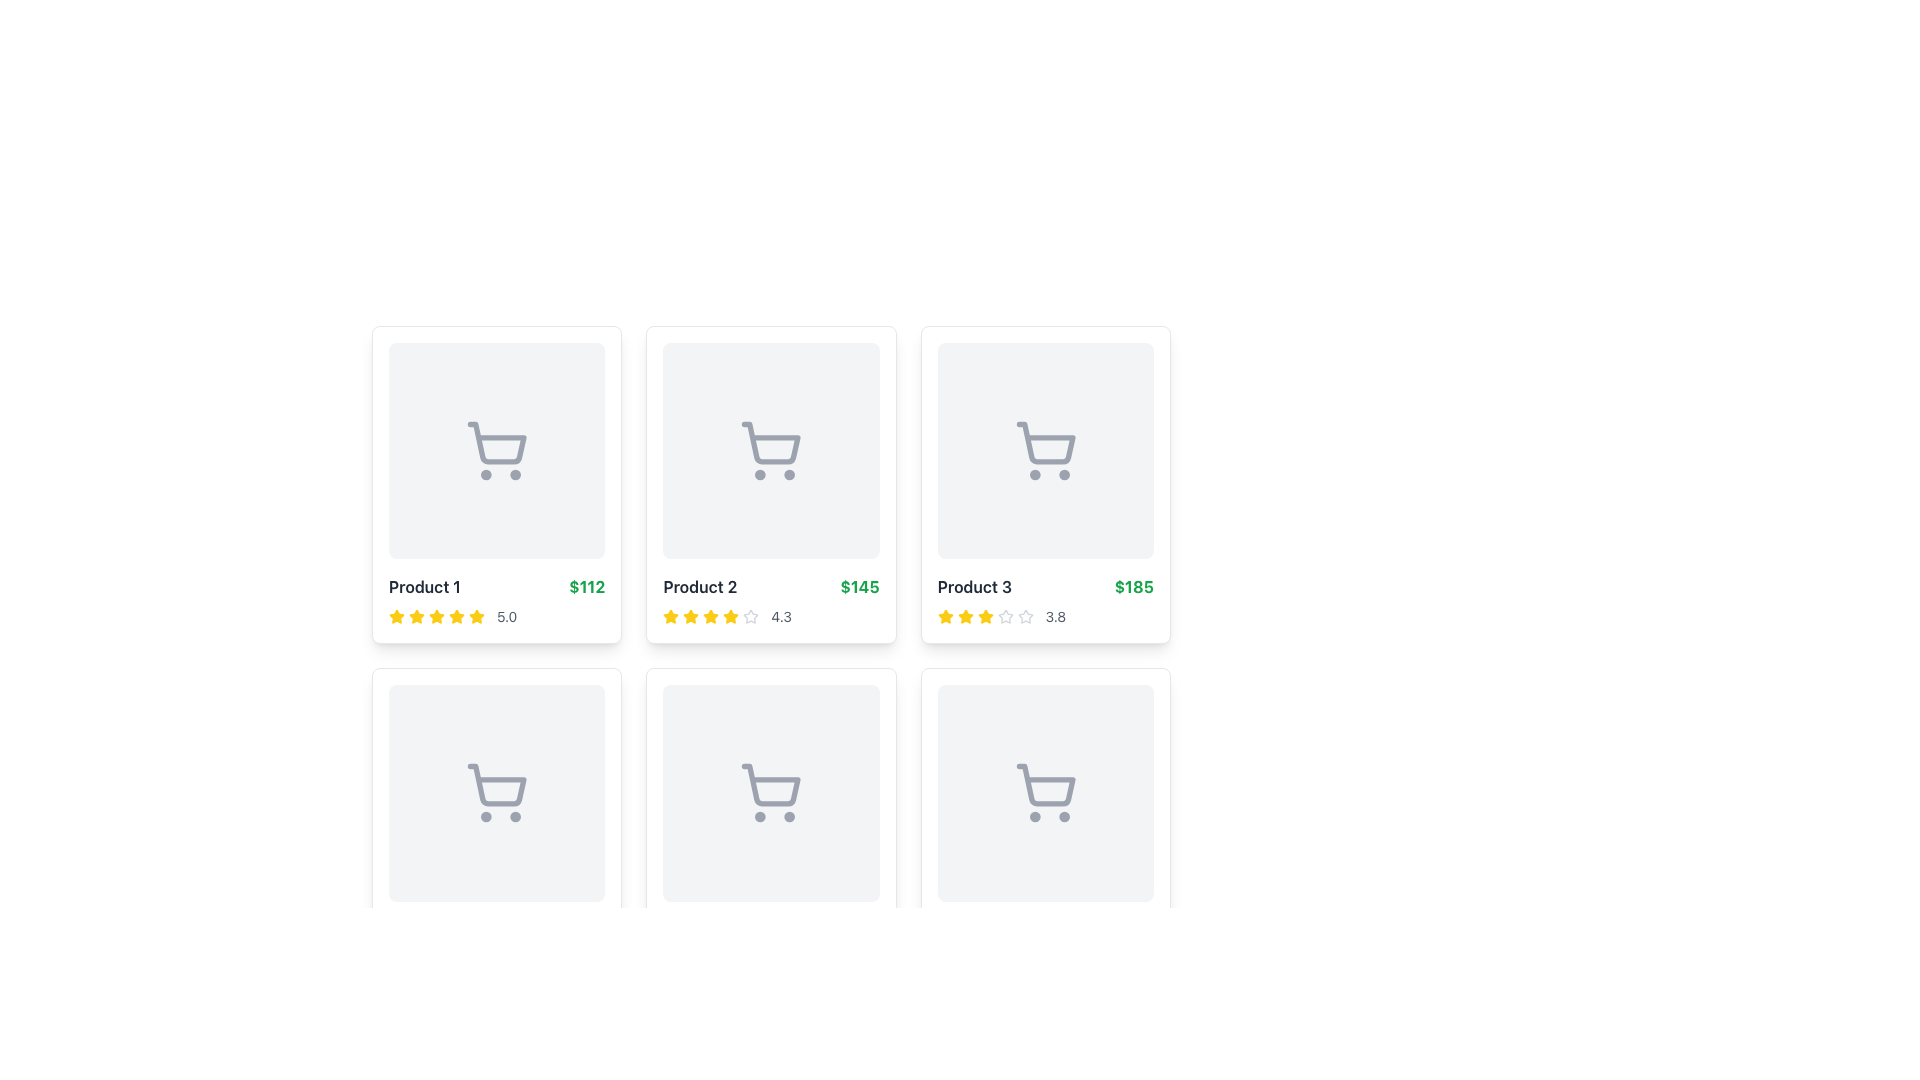 The height and width of the screenshot is (1080, 1920). Describe the element at coordinates (691, 616) in the screenshot. I see `the third star icon in the rating system for Product 2 to rate it` at that location.